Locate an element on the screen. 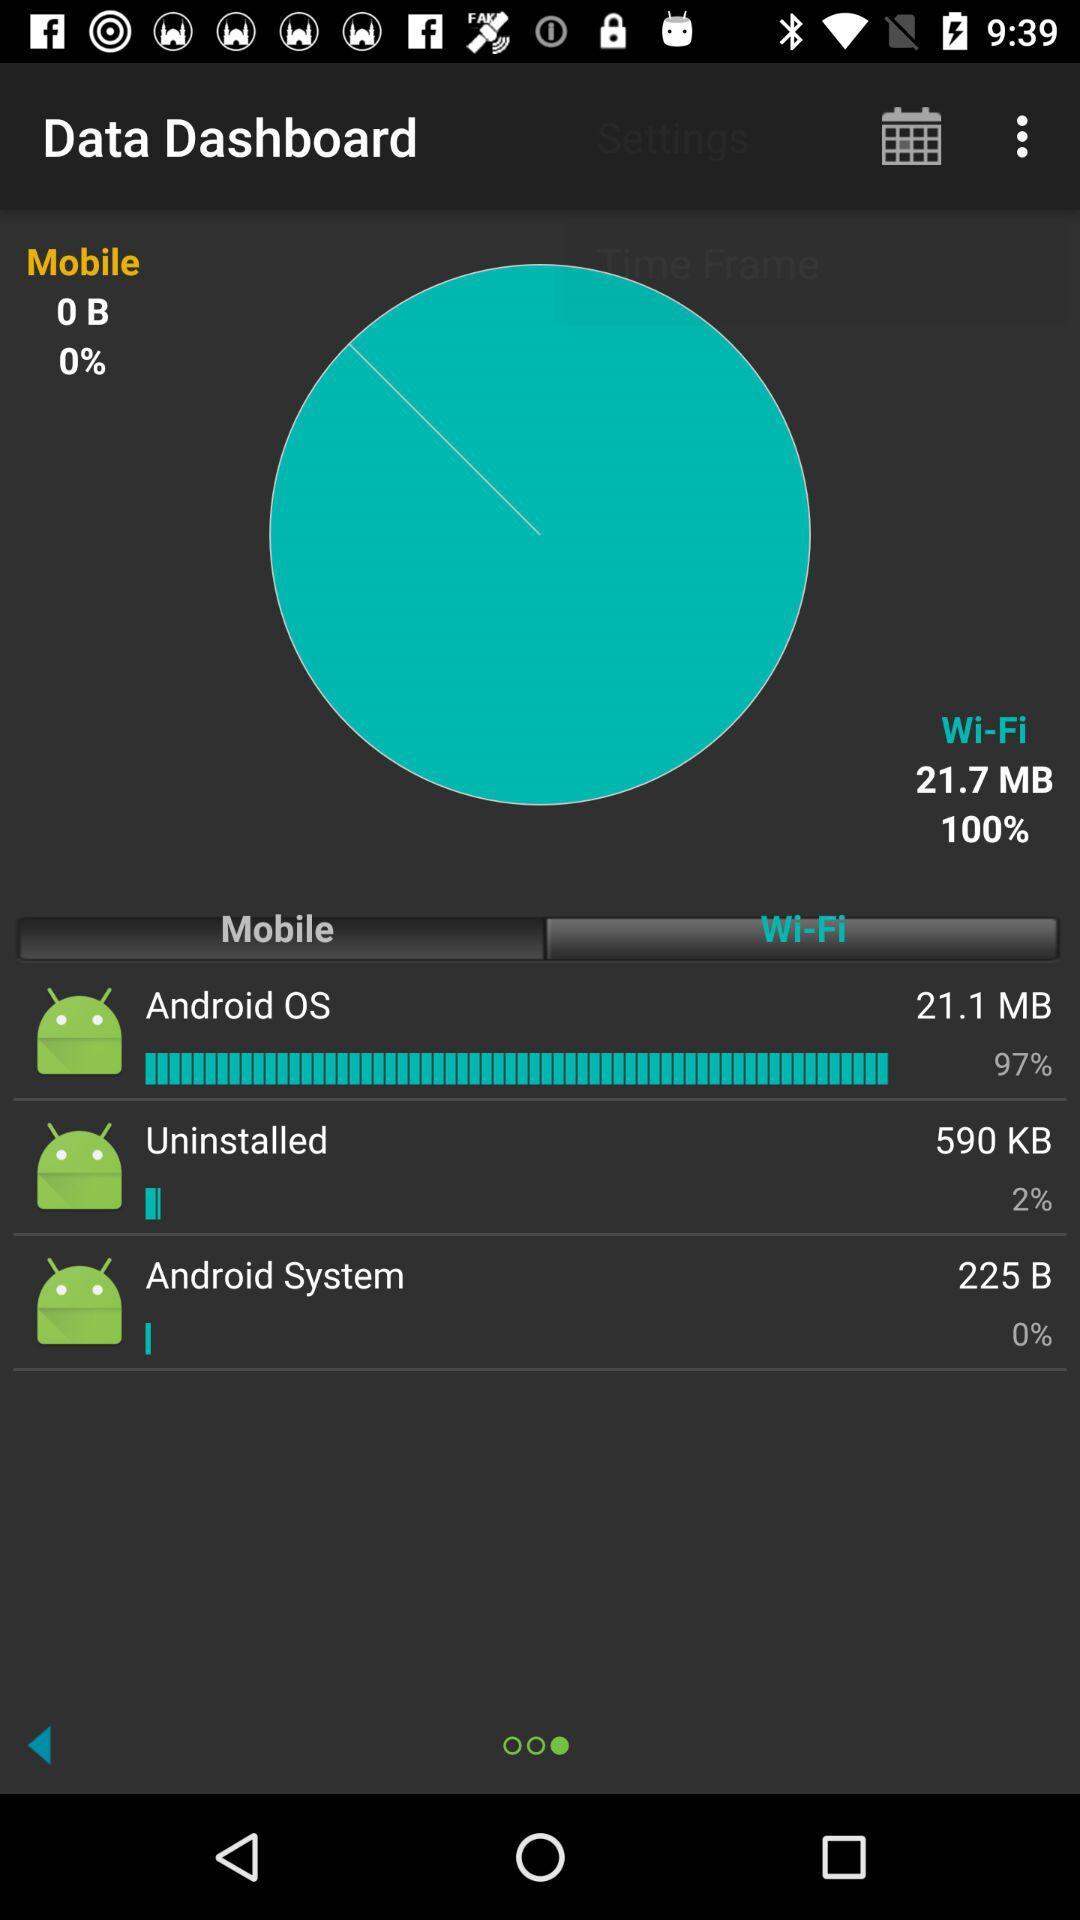  go back is located at coordinates (39, 1744).